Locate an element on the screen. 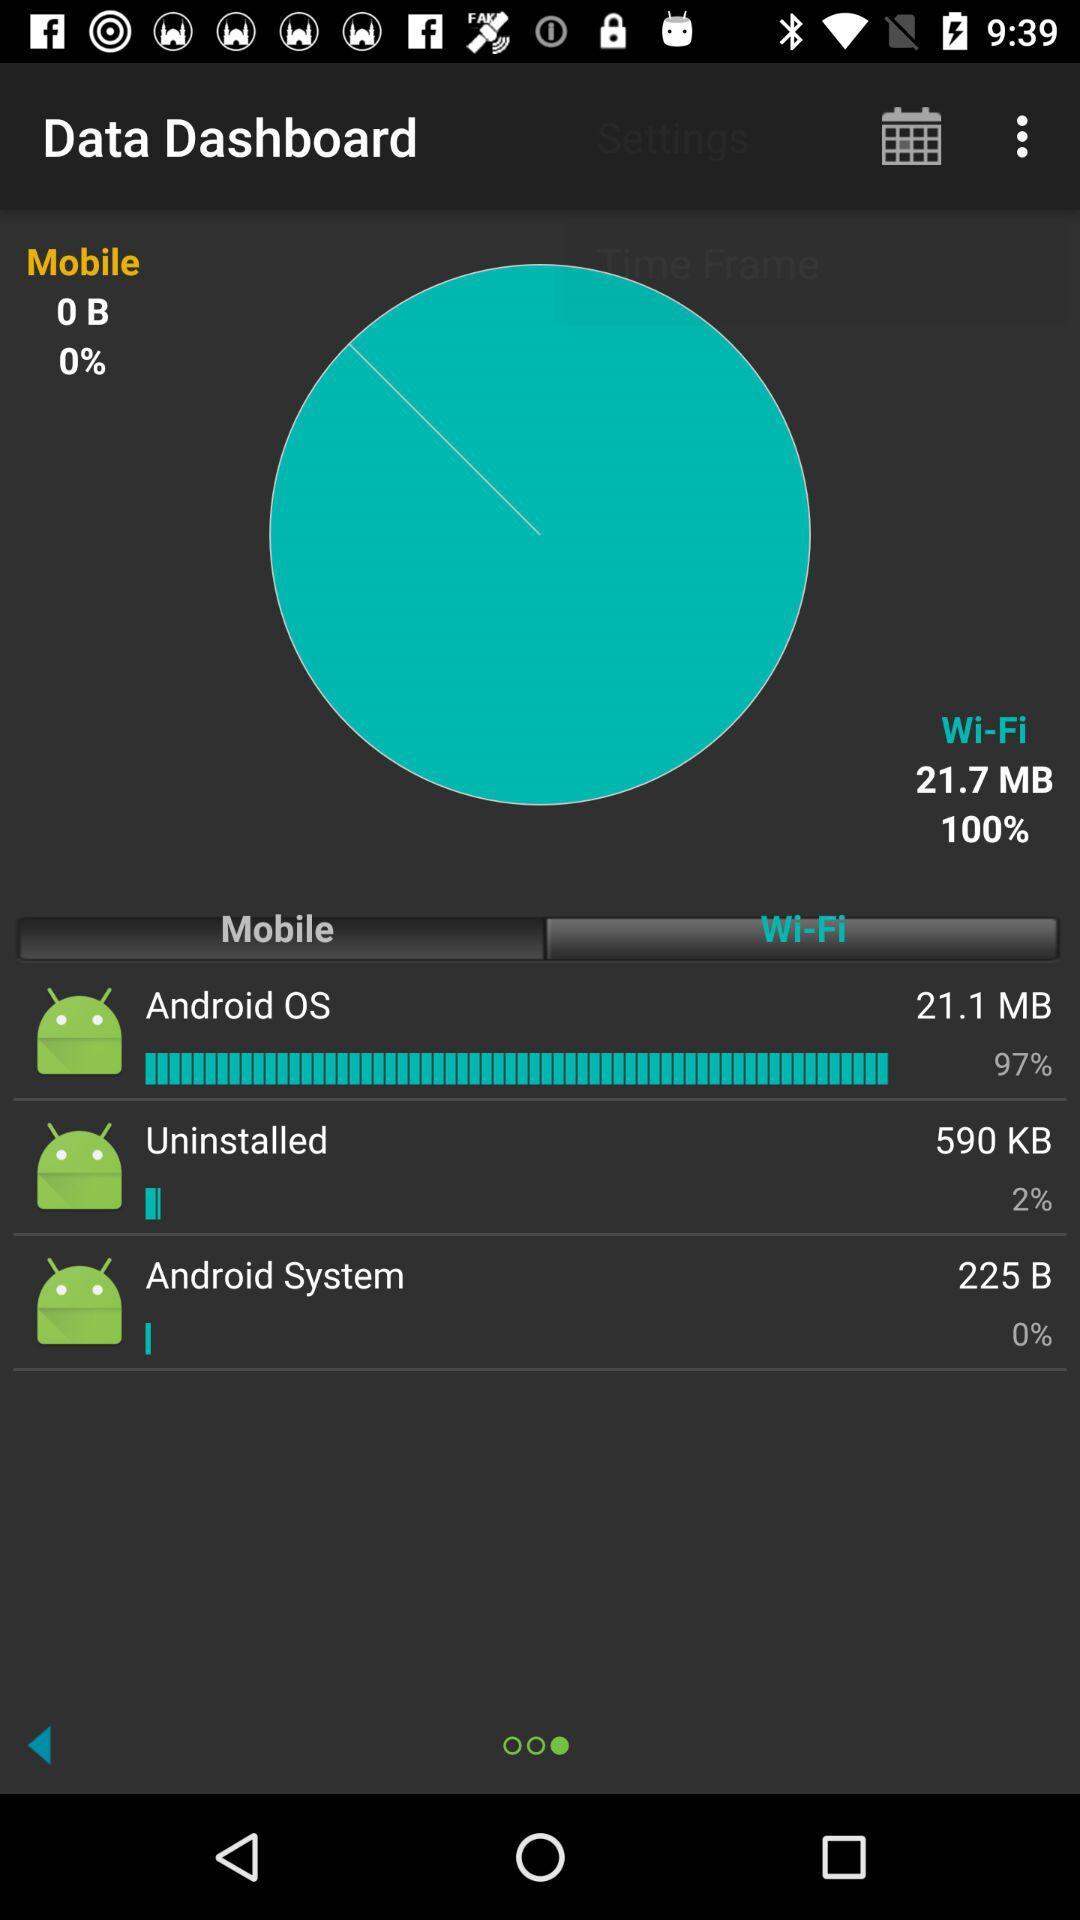  go back is located at coordinates (39, 1744).